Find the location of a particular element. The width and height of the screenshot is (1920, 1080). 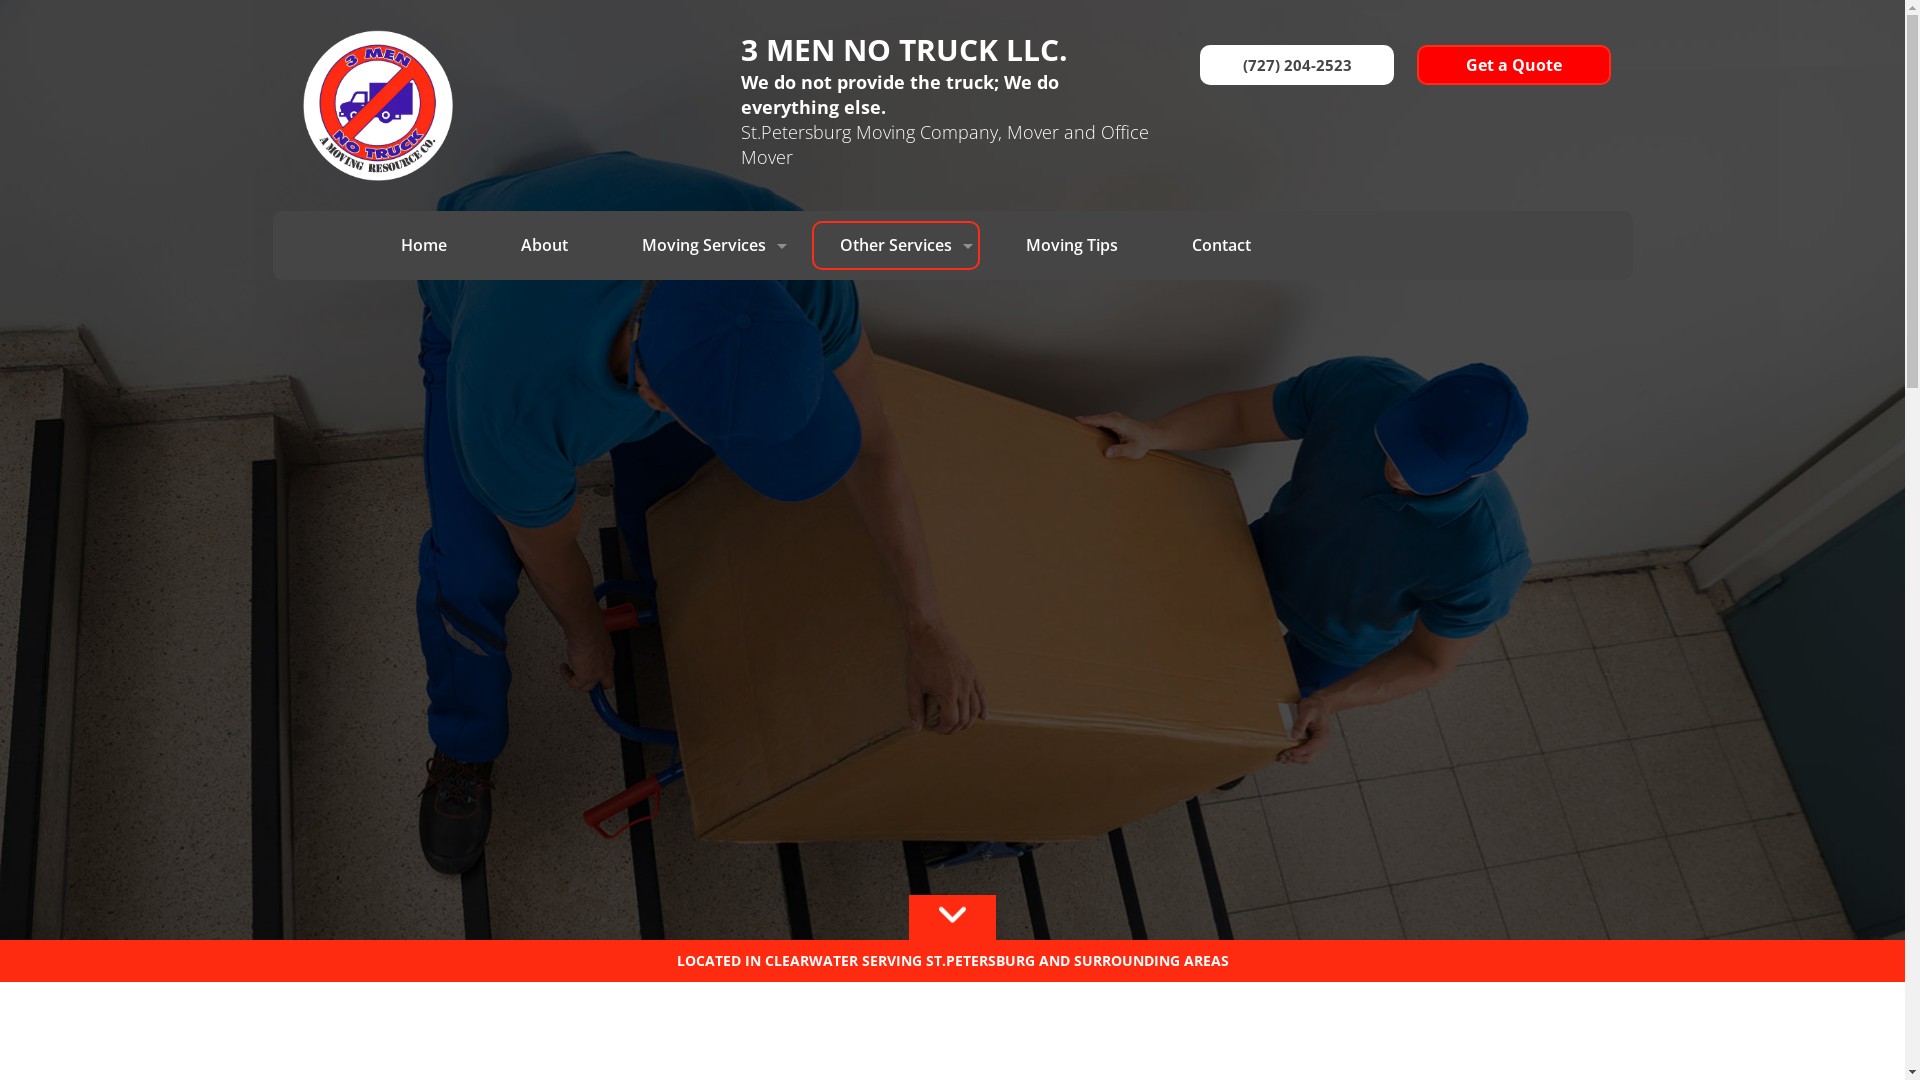

'Moving Services' is located at coordinates (704, 244).